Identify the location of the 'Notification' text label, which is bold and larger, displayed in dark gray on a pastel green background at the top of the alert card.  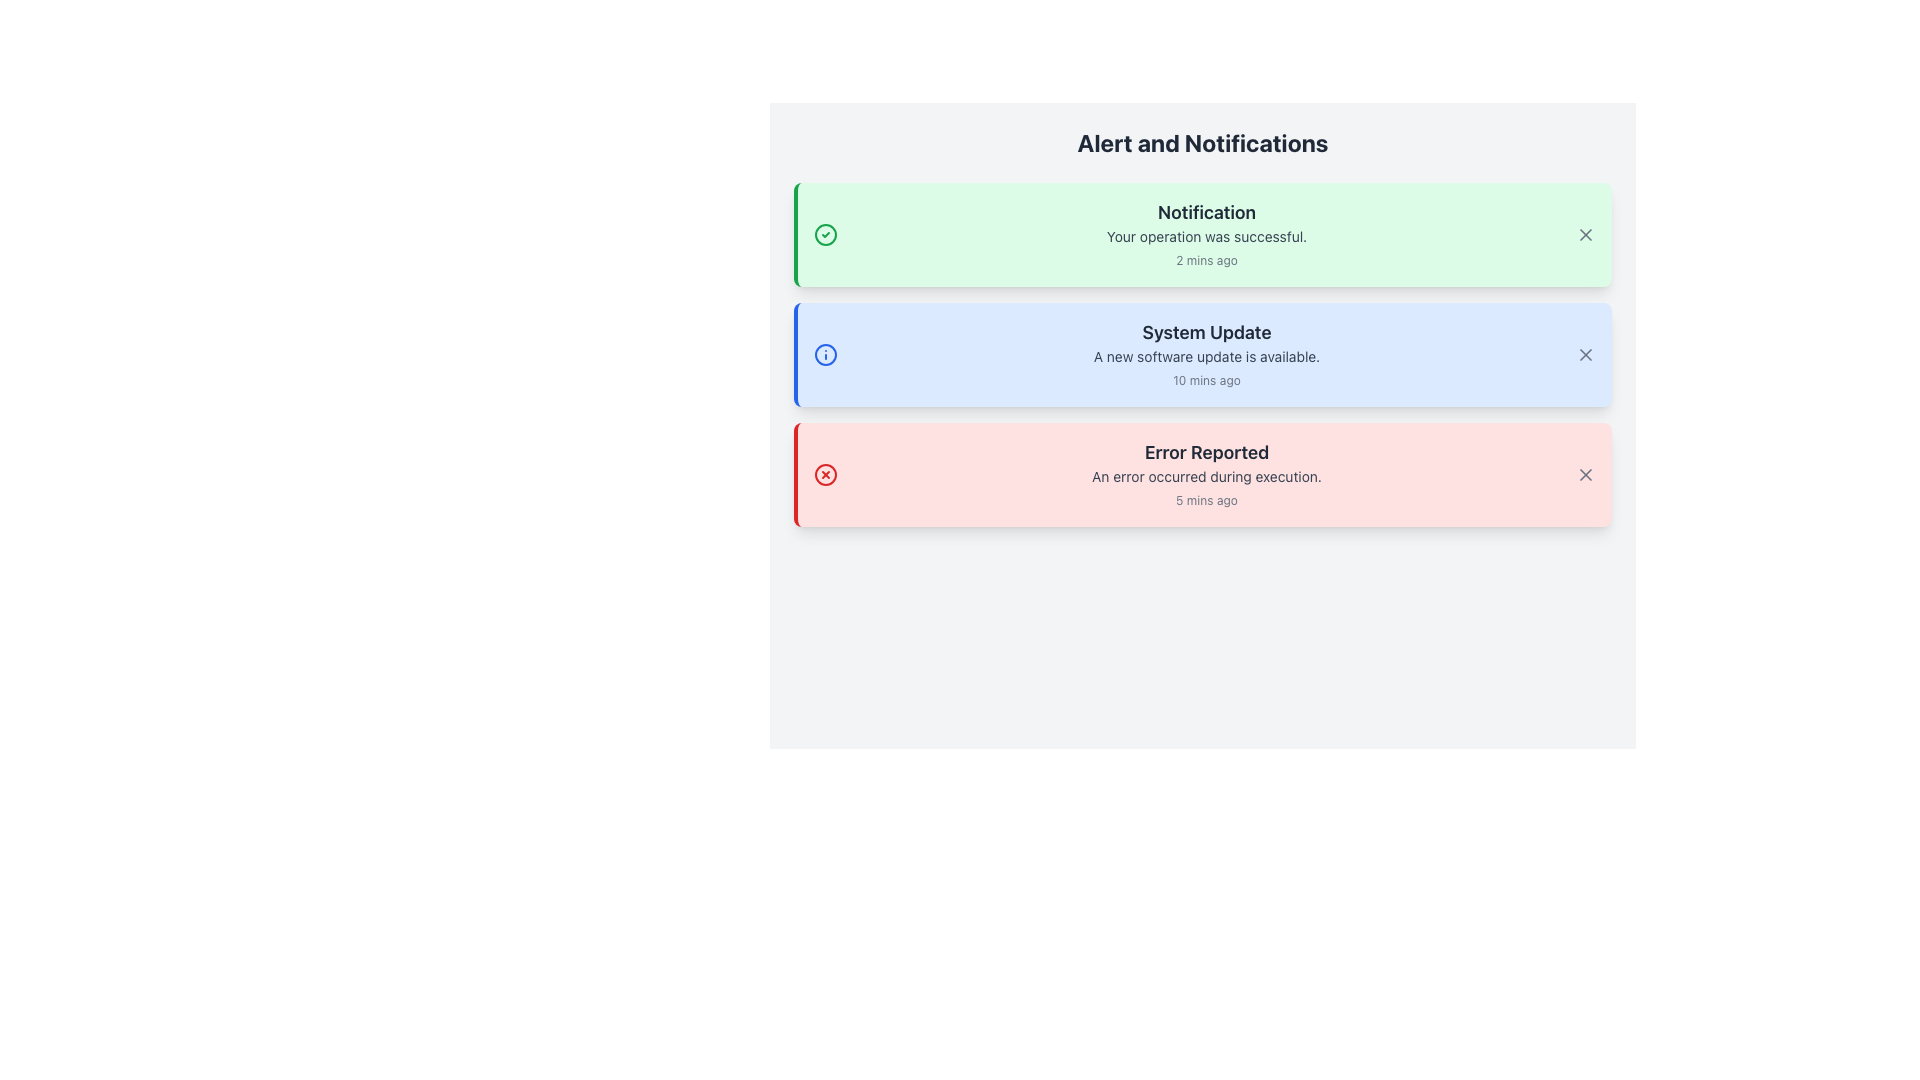
(1205, 212).